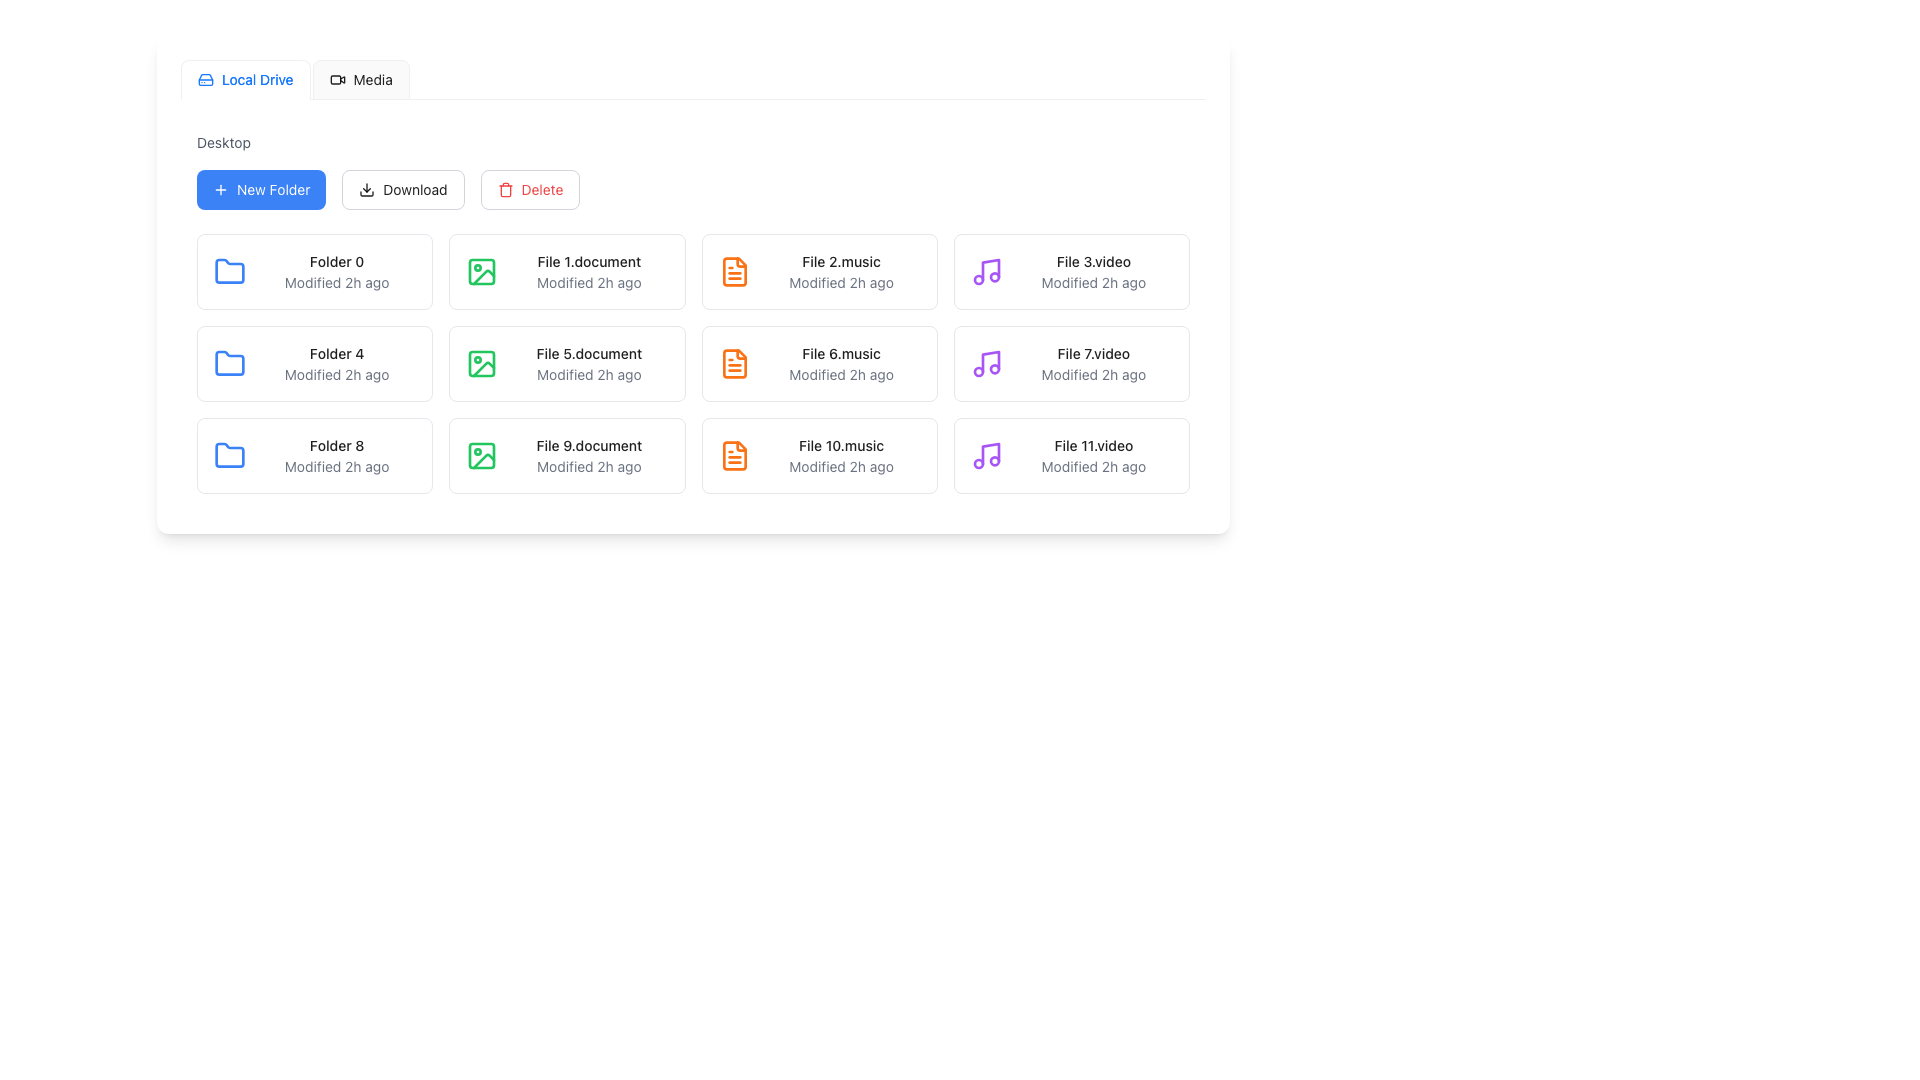 The width and height of the screenshot is (1920, 1080). Describe the element at coordinates (733, 363) in the screenshot. I see `the music file icon representing 'File 6.music', located in the second row and third column under the 'Desktop' section` at that location.